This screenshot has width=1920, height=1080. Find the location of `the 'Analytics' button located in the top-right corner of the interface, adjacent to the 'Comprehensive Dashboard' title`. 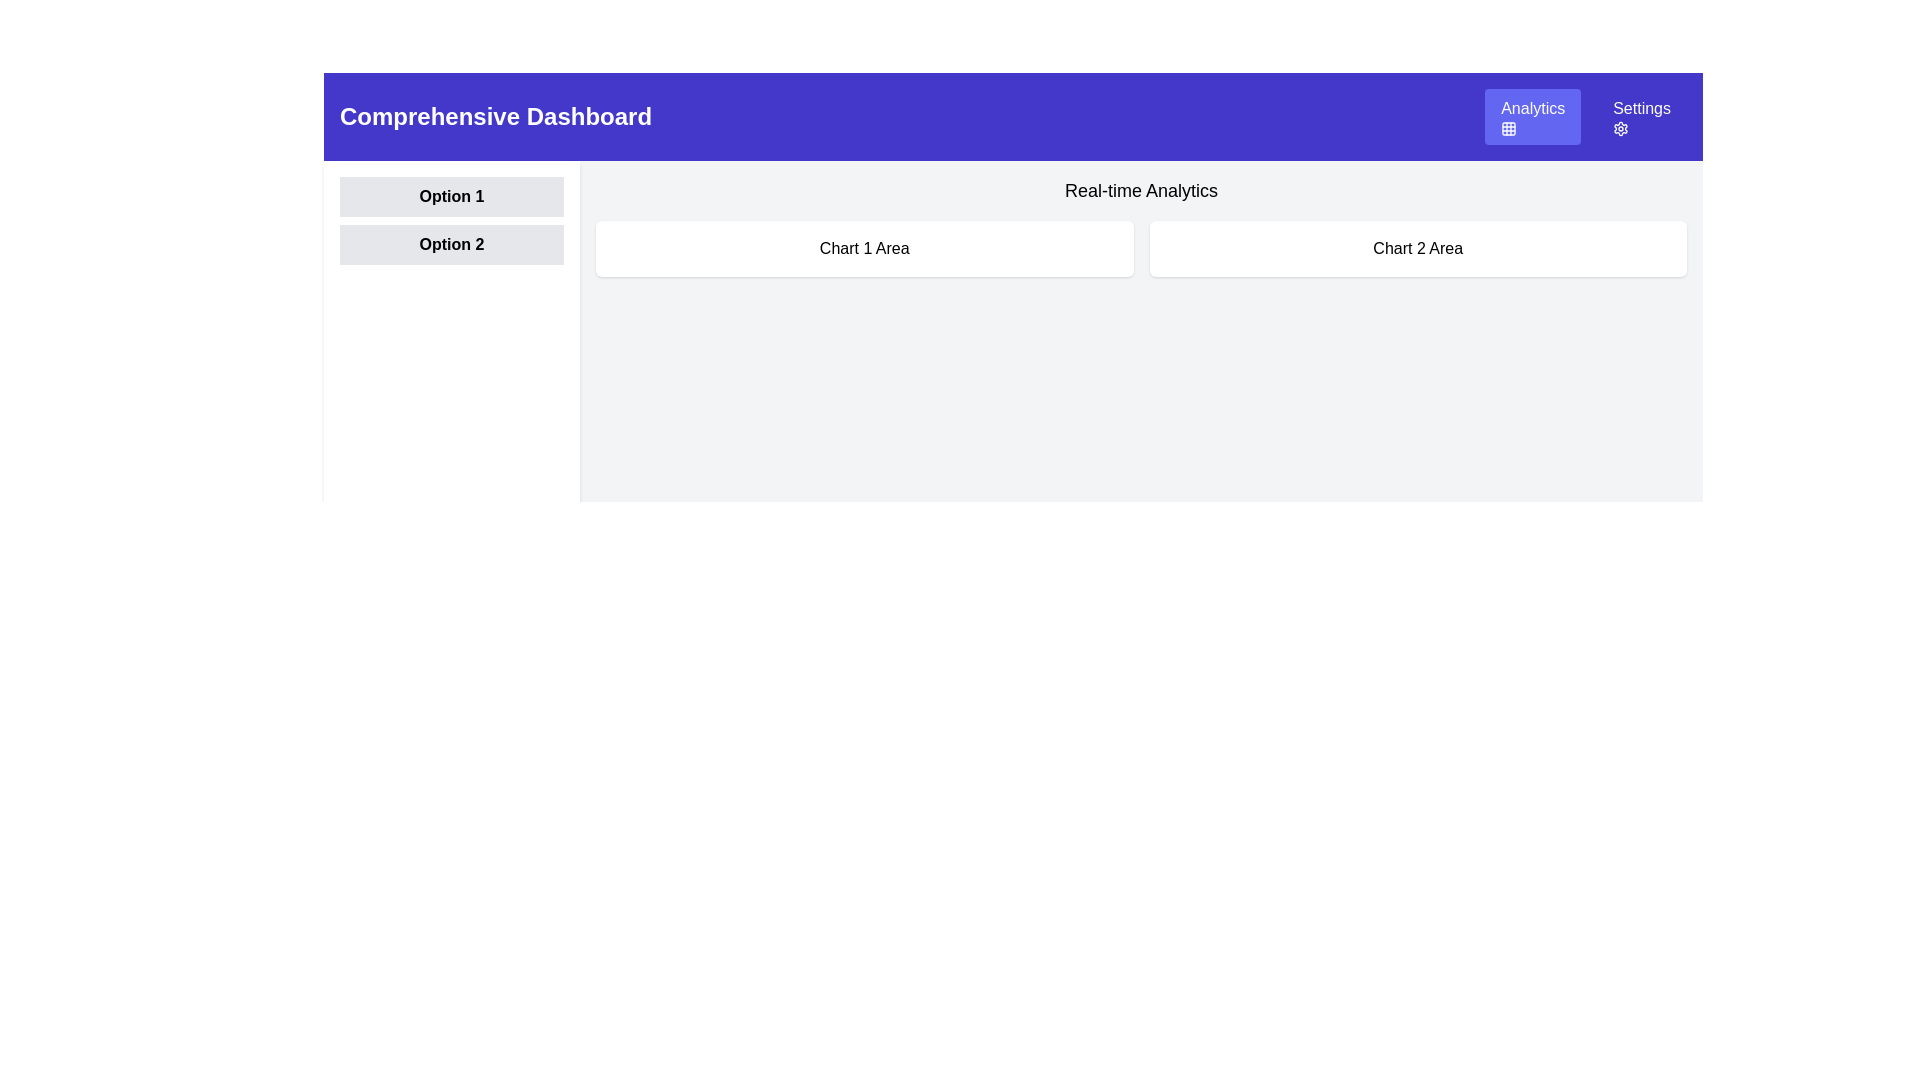

the 'Analytics' button located in the top-right corner of the interface, adjacent to the 'Comprehensive Dashboard' title is located at coordinates (1585, 116).